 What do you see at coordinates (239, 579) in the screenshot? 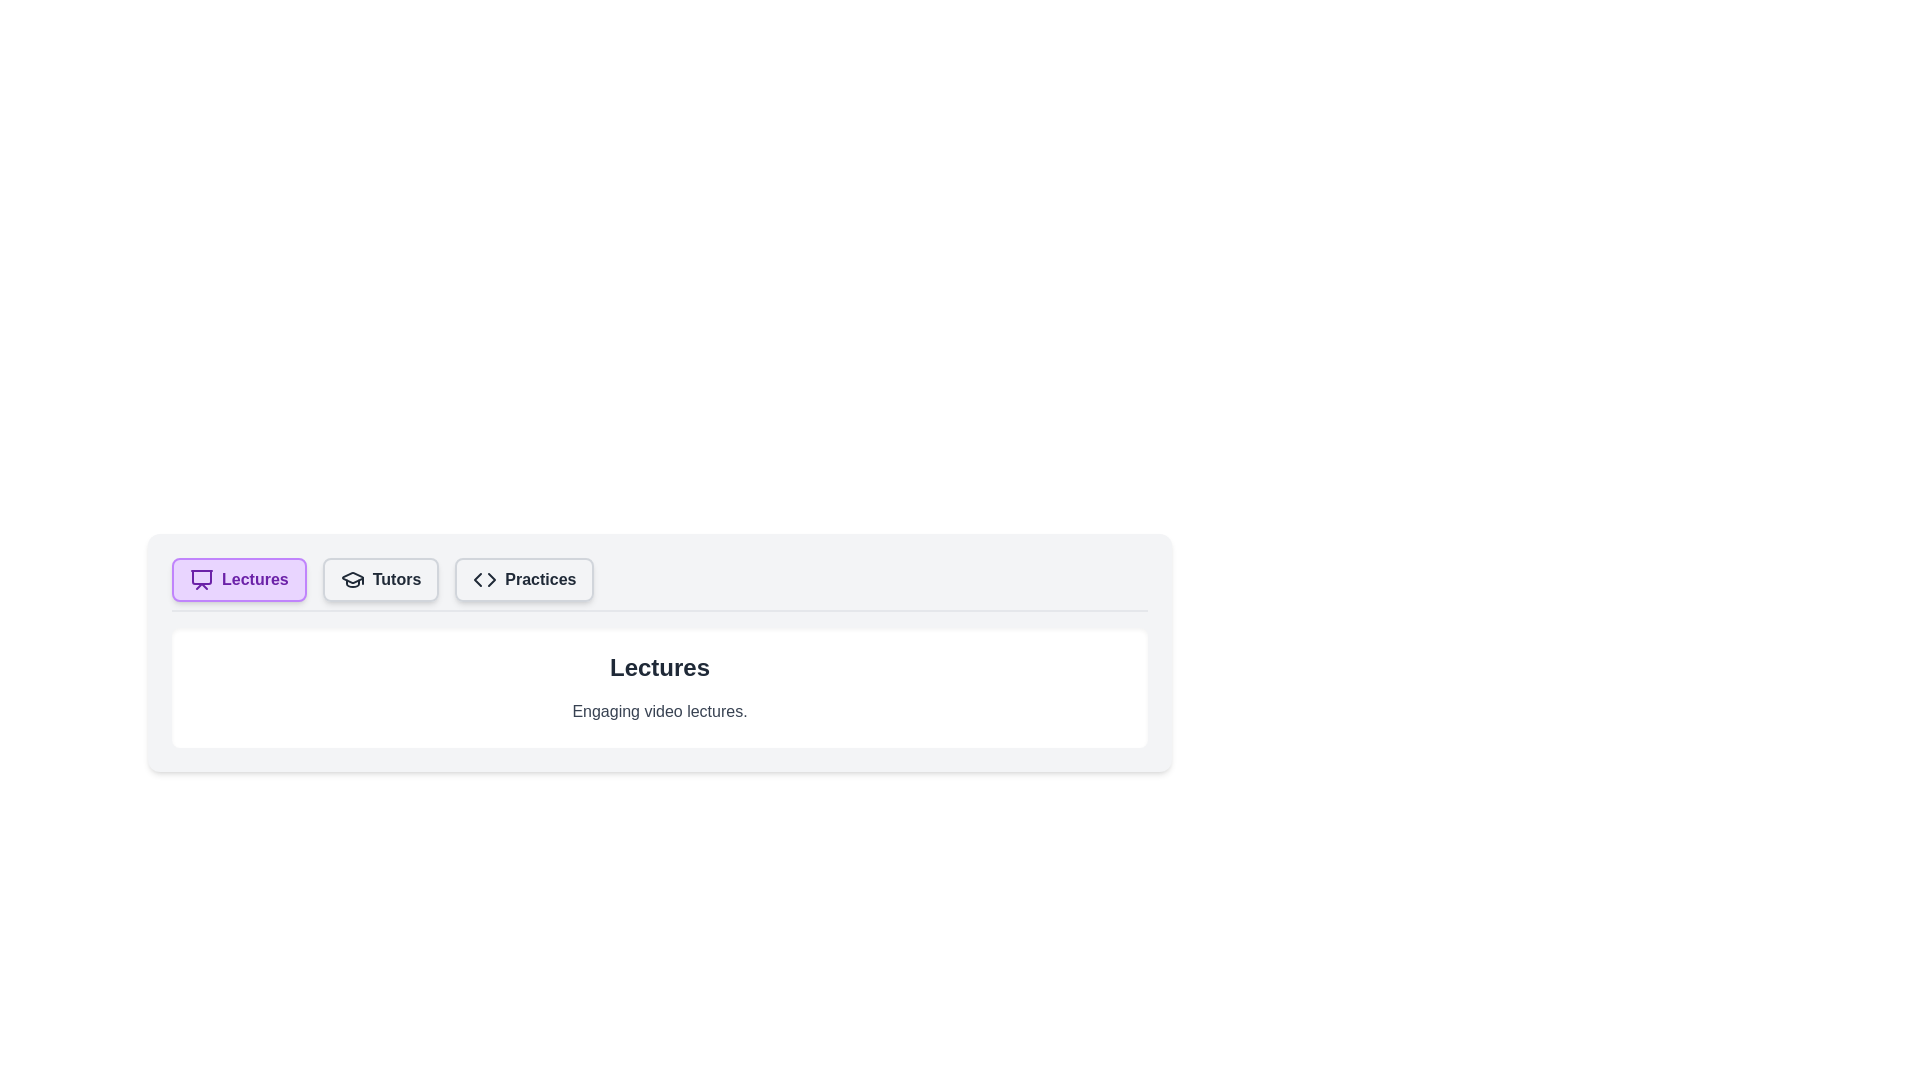
I see `the 'Lectures' button, which is the first button in the horizontal navigation bar with a soft purple background and purple text` at bounding box center [239, 579].